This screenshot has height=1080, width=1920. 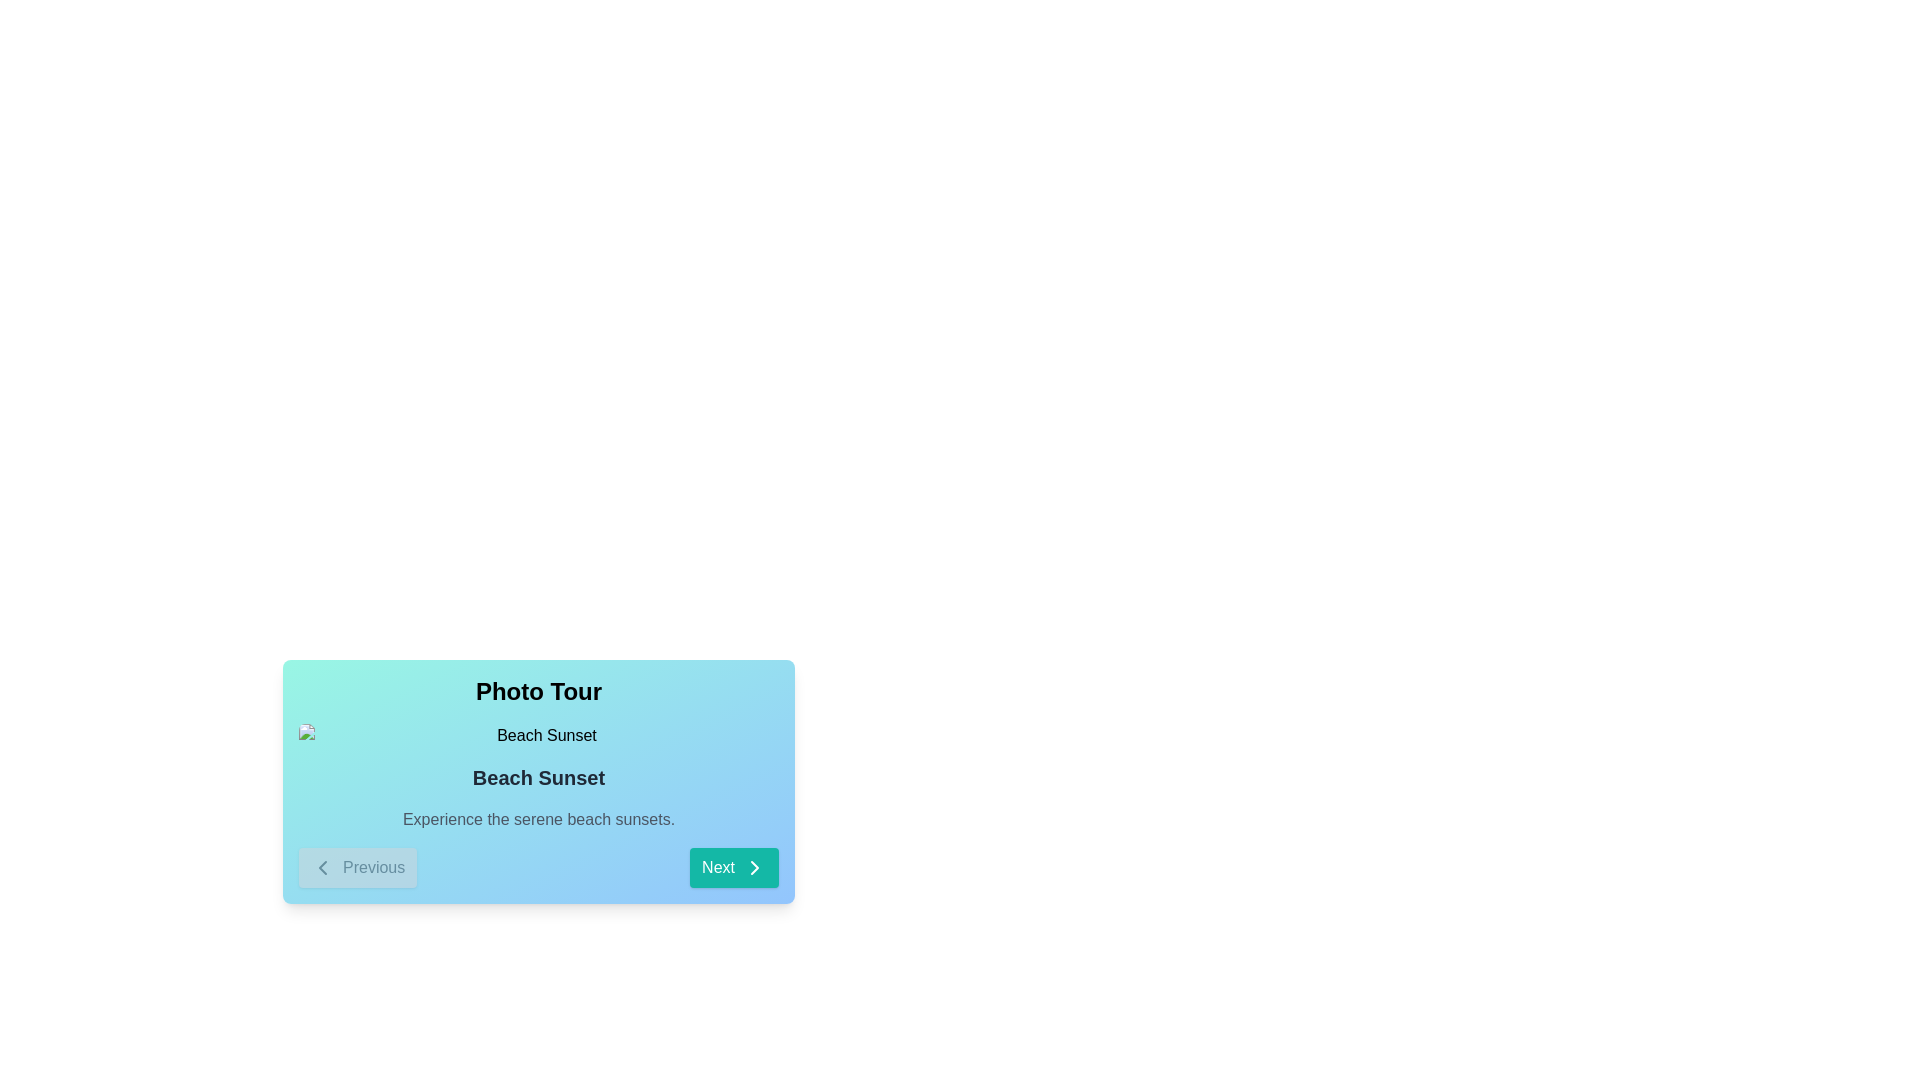 What do you see at coordinates (733, 866) in the screenshot?
I see `the Next button to navigate to the Next step` at bounding box center [733, 866].